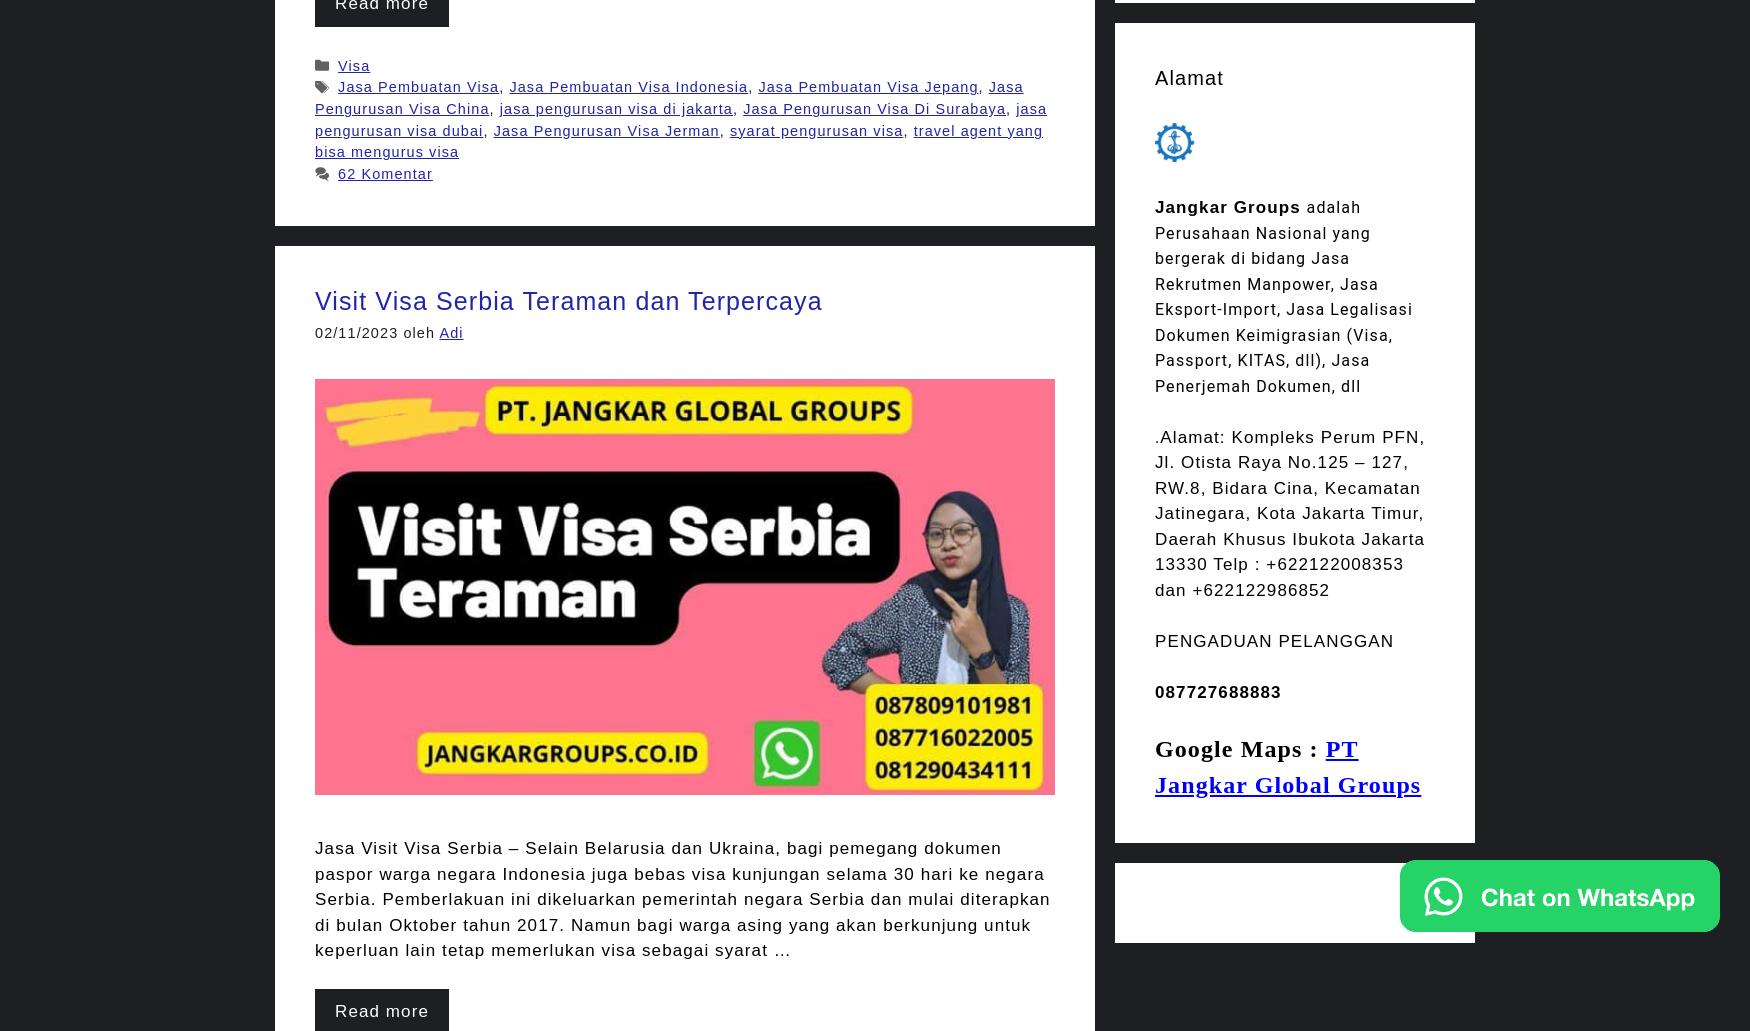  I want to click on 'Jasa Pengurusan Visa Jerman', so click(606, 129).